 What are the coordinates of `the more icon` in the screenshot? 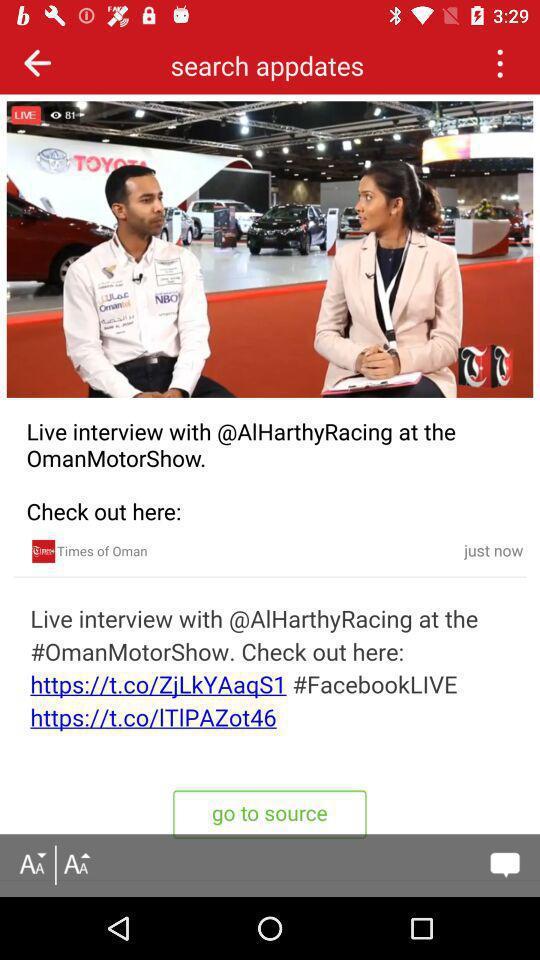 It's located at (498, 62).